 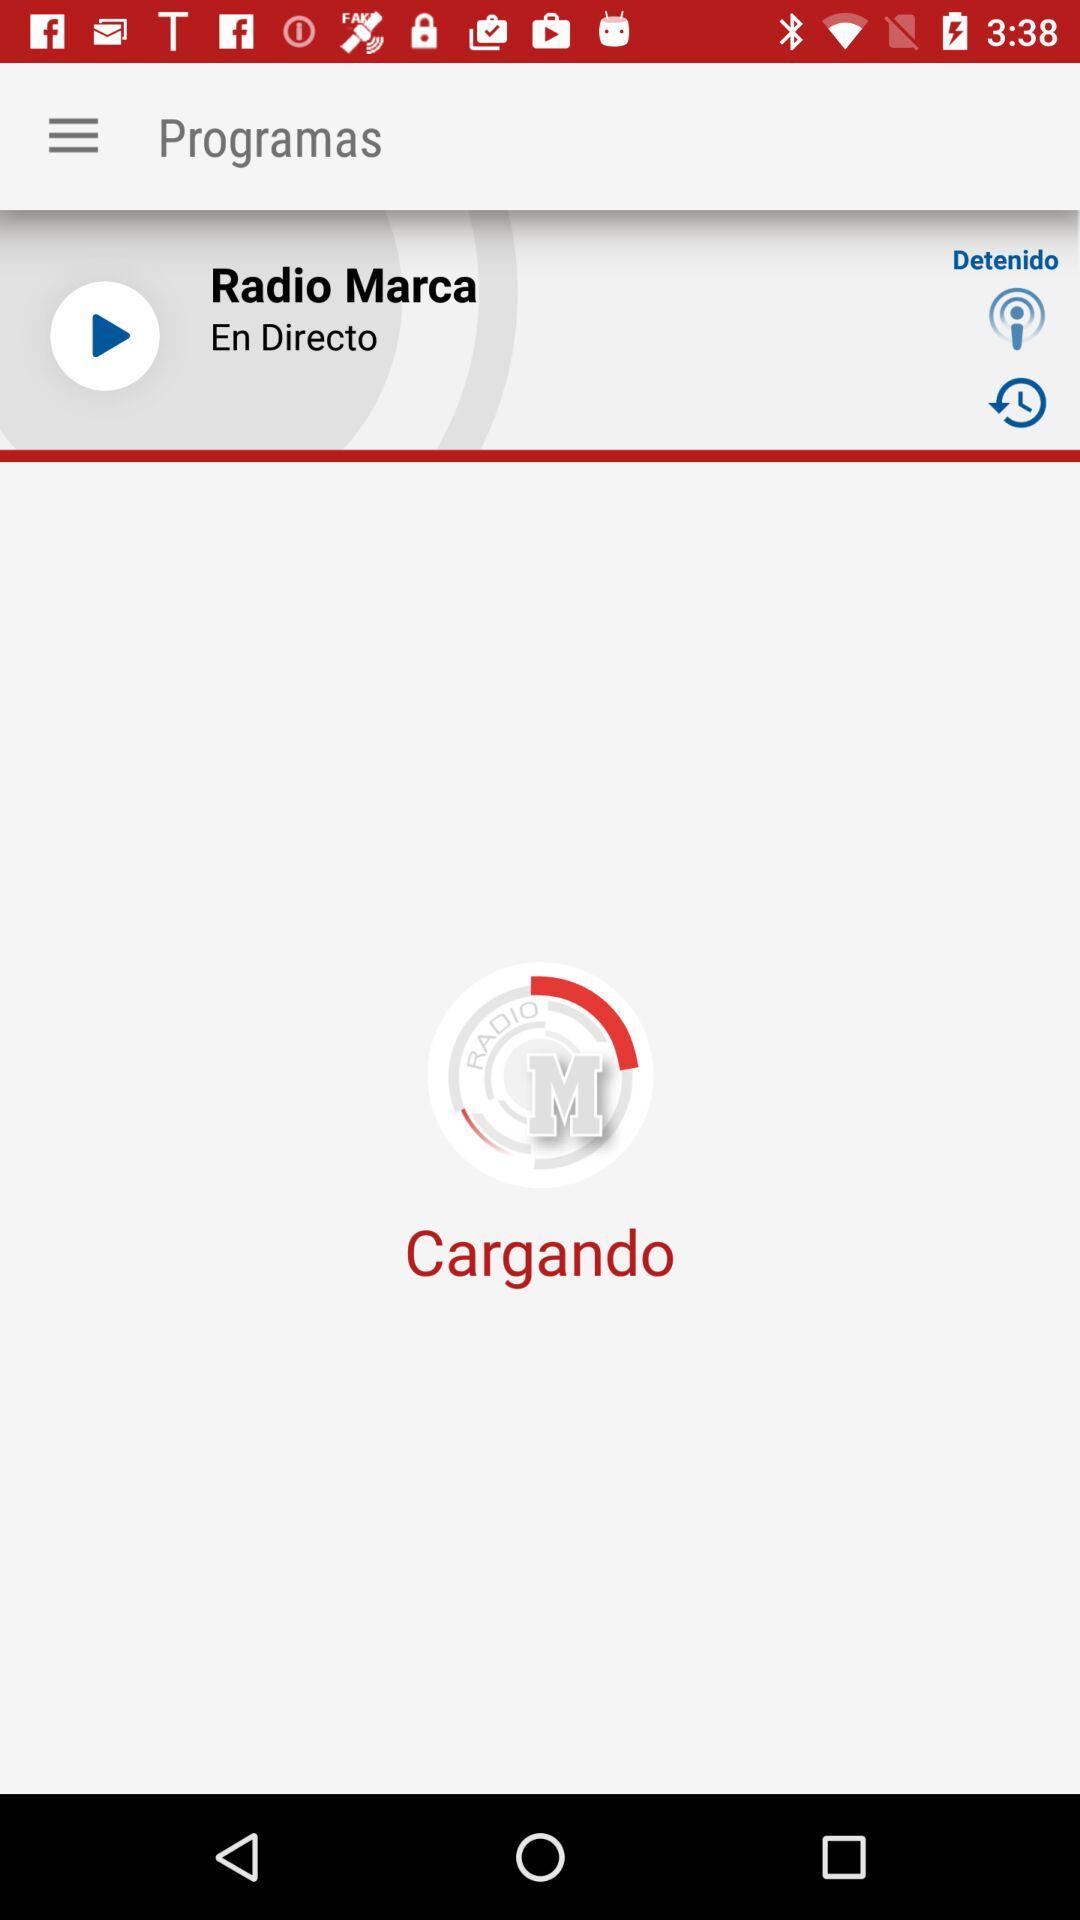 What do you see at coordinates (1017, 317) in the screenshot?
I see `the location icon` at bounding box center [1017, 317].